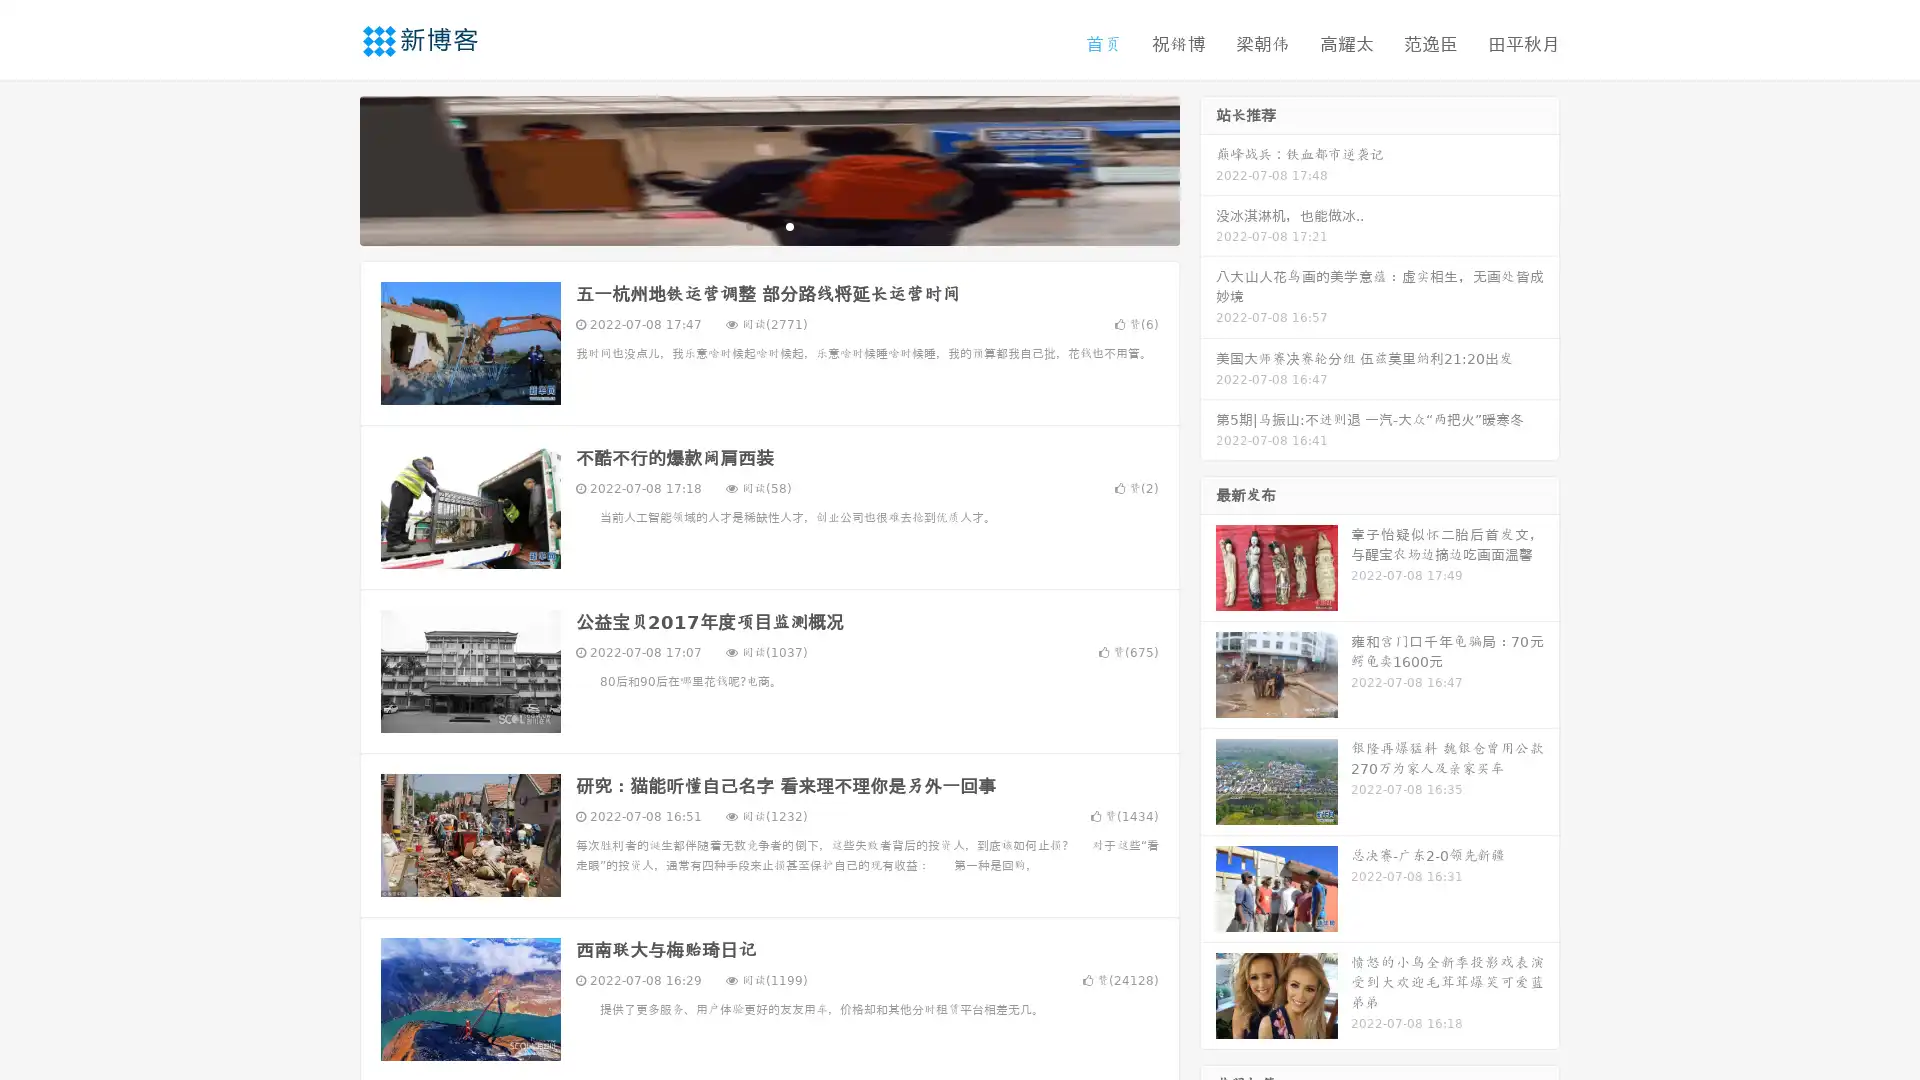 This screenshot has width=1920, height=1080. What do you see at coordinates (1208, 168) in the screenshot?
I see `Next slide` at bounding box center [1208, 168].